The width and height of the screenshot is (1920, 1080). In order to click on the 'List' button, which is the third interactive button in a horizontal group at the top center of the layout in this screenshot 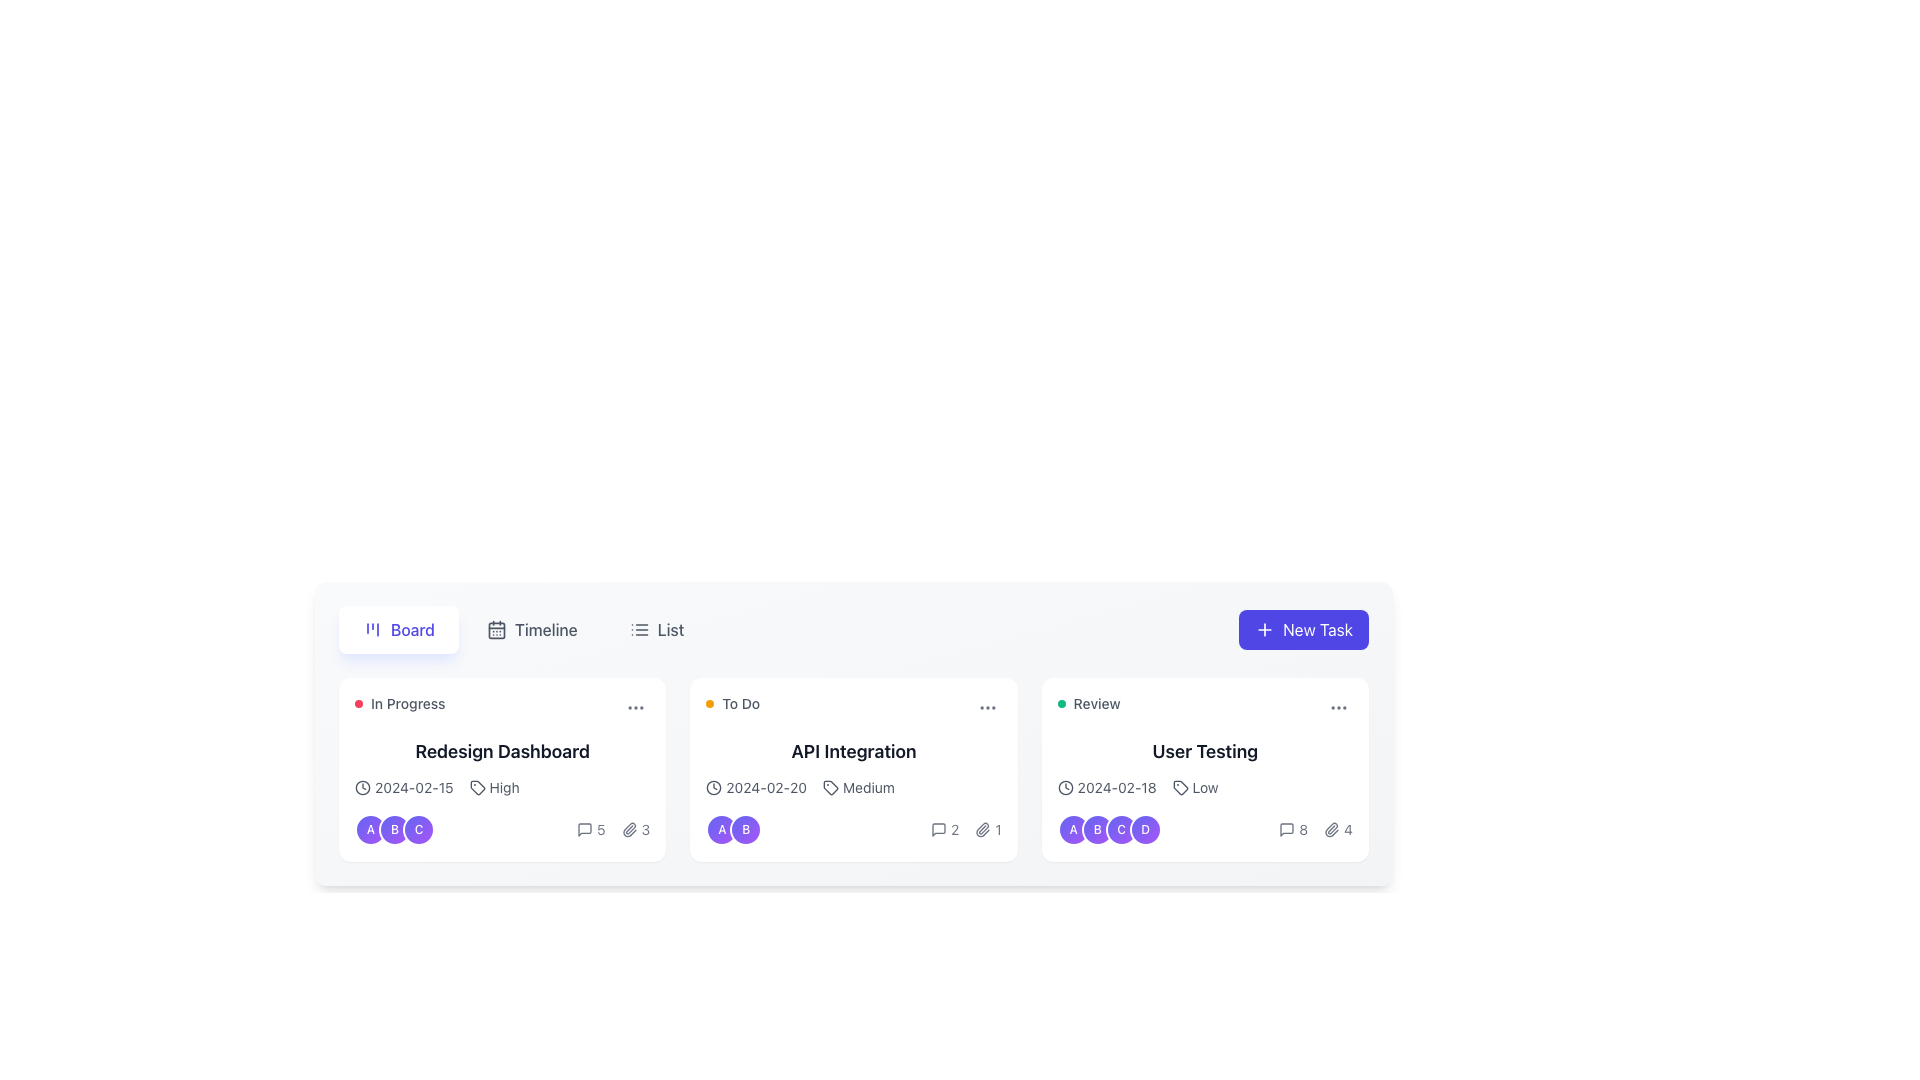, I will do `click(657, 628)`.